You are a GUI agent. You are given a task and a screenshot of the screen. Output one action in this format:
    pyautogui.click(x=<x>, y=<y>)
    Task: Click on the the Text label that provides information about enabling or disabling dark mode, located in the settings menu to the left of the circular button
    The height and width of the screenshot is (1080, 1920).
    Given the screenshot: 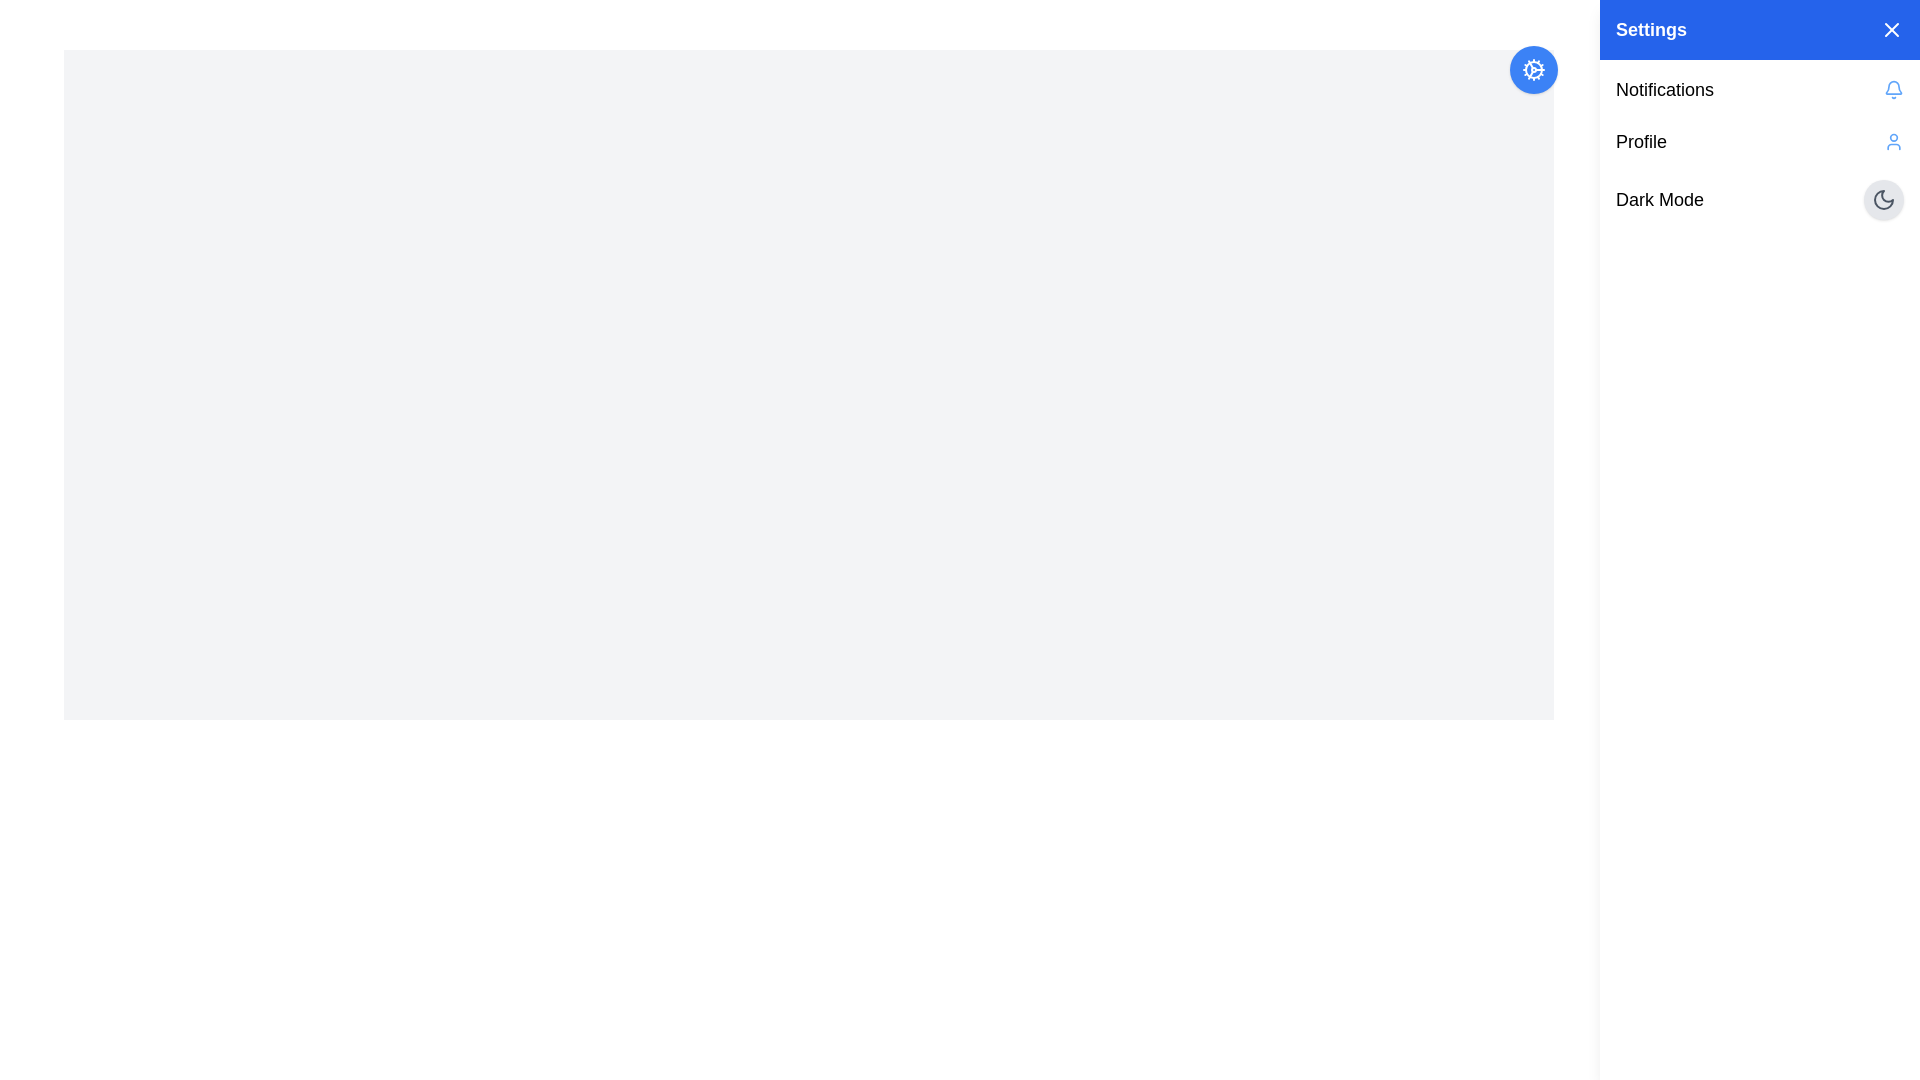 What is the action you would take?
    pyautogui.click(x=1660, y=200)
    